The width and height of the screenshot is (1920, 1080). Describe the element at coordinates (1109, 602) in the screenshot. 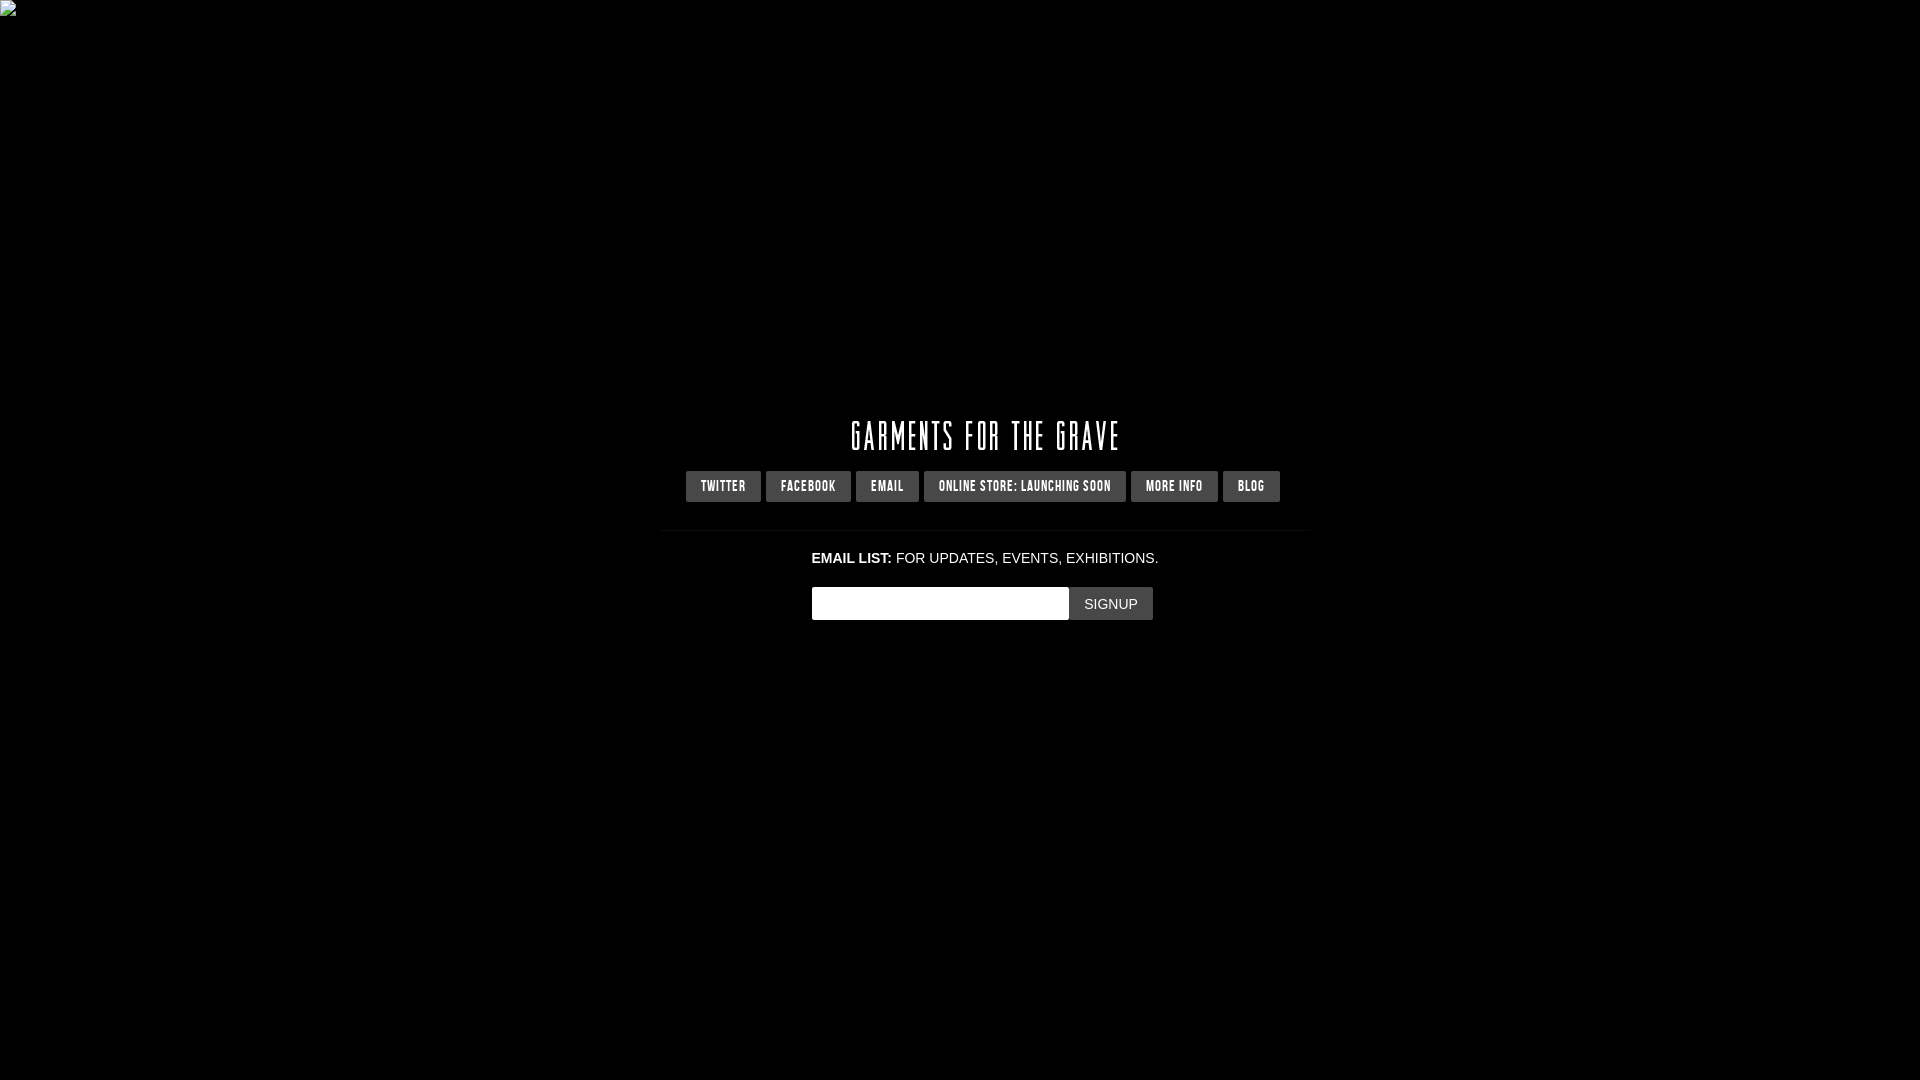

I see `'Signup'` at that location.